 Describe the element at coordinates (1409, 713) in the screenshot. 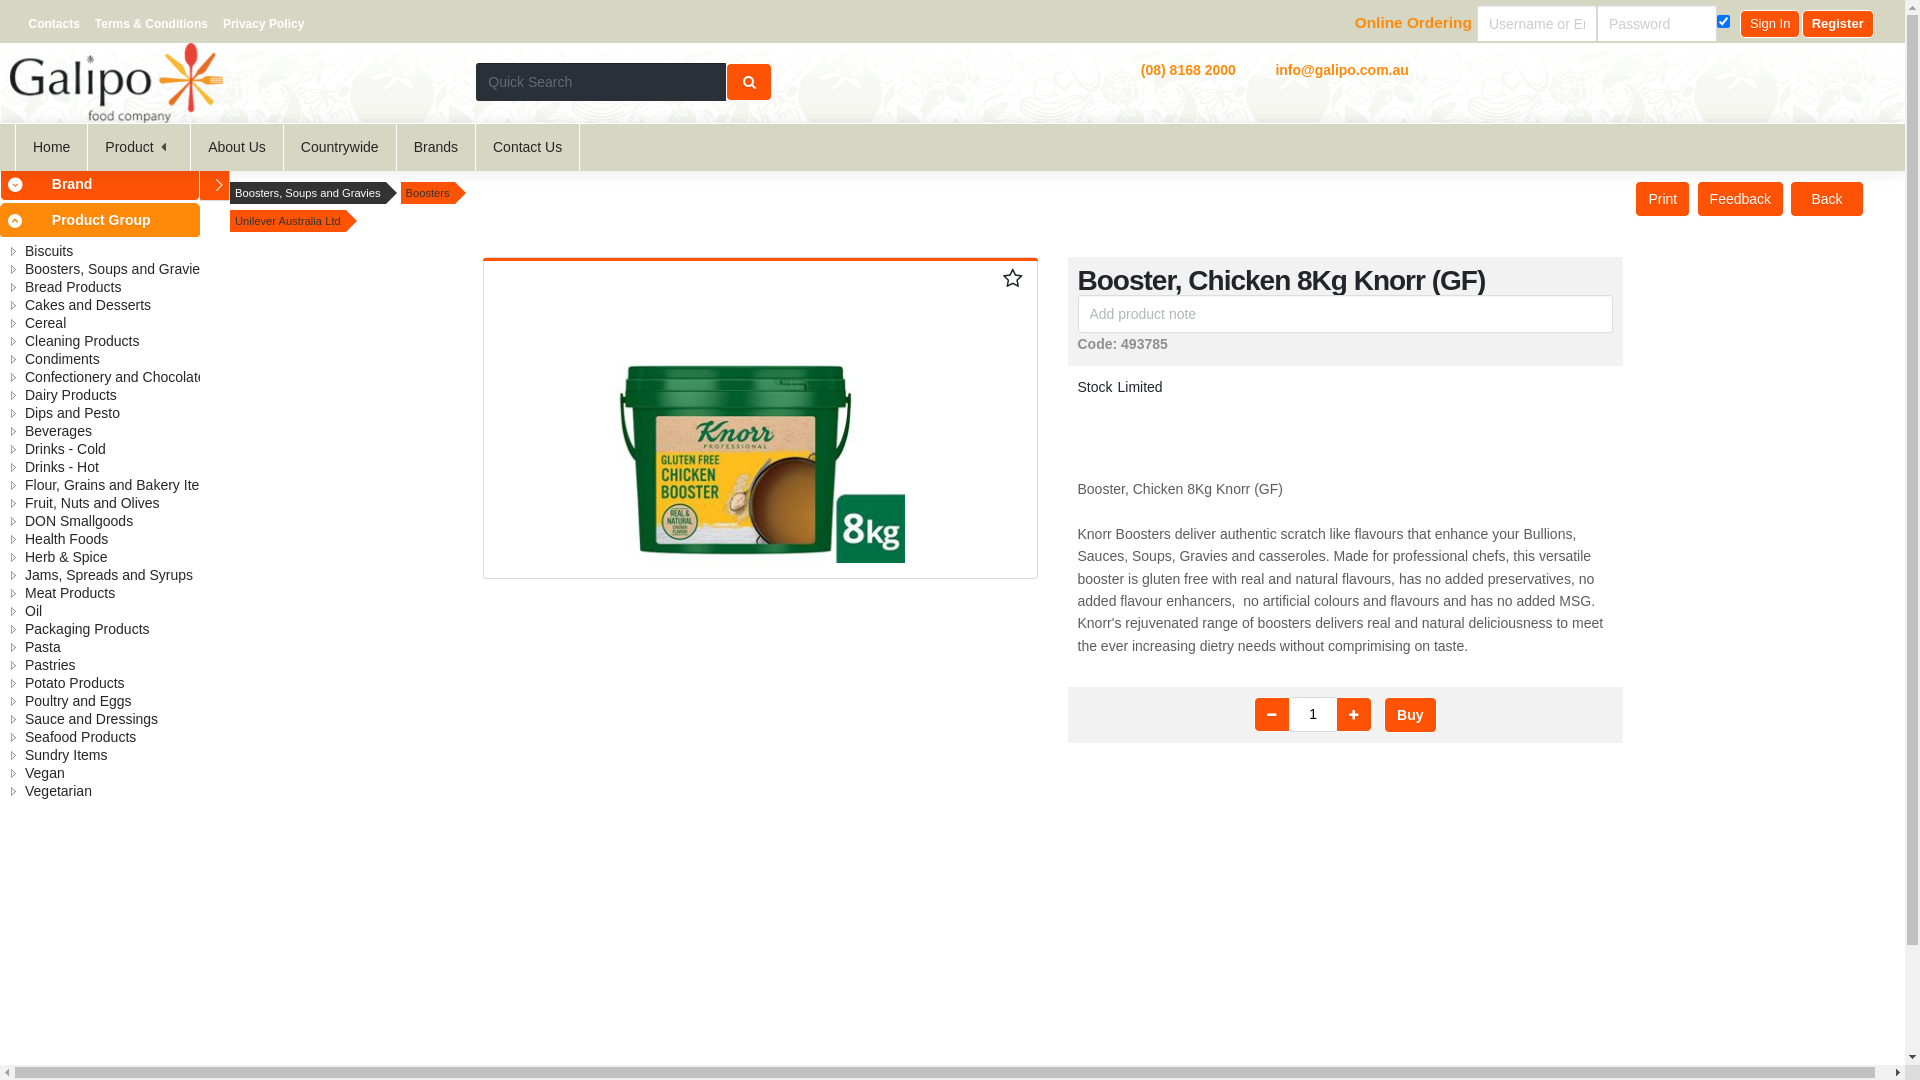

I see `'Buy'` at that location.